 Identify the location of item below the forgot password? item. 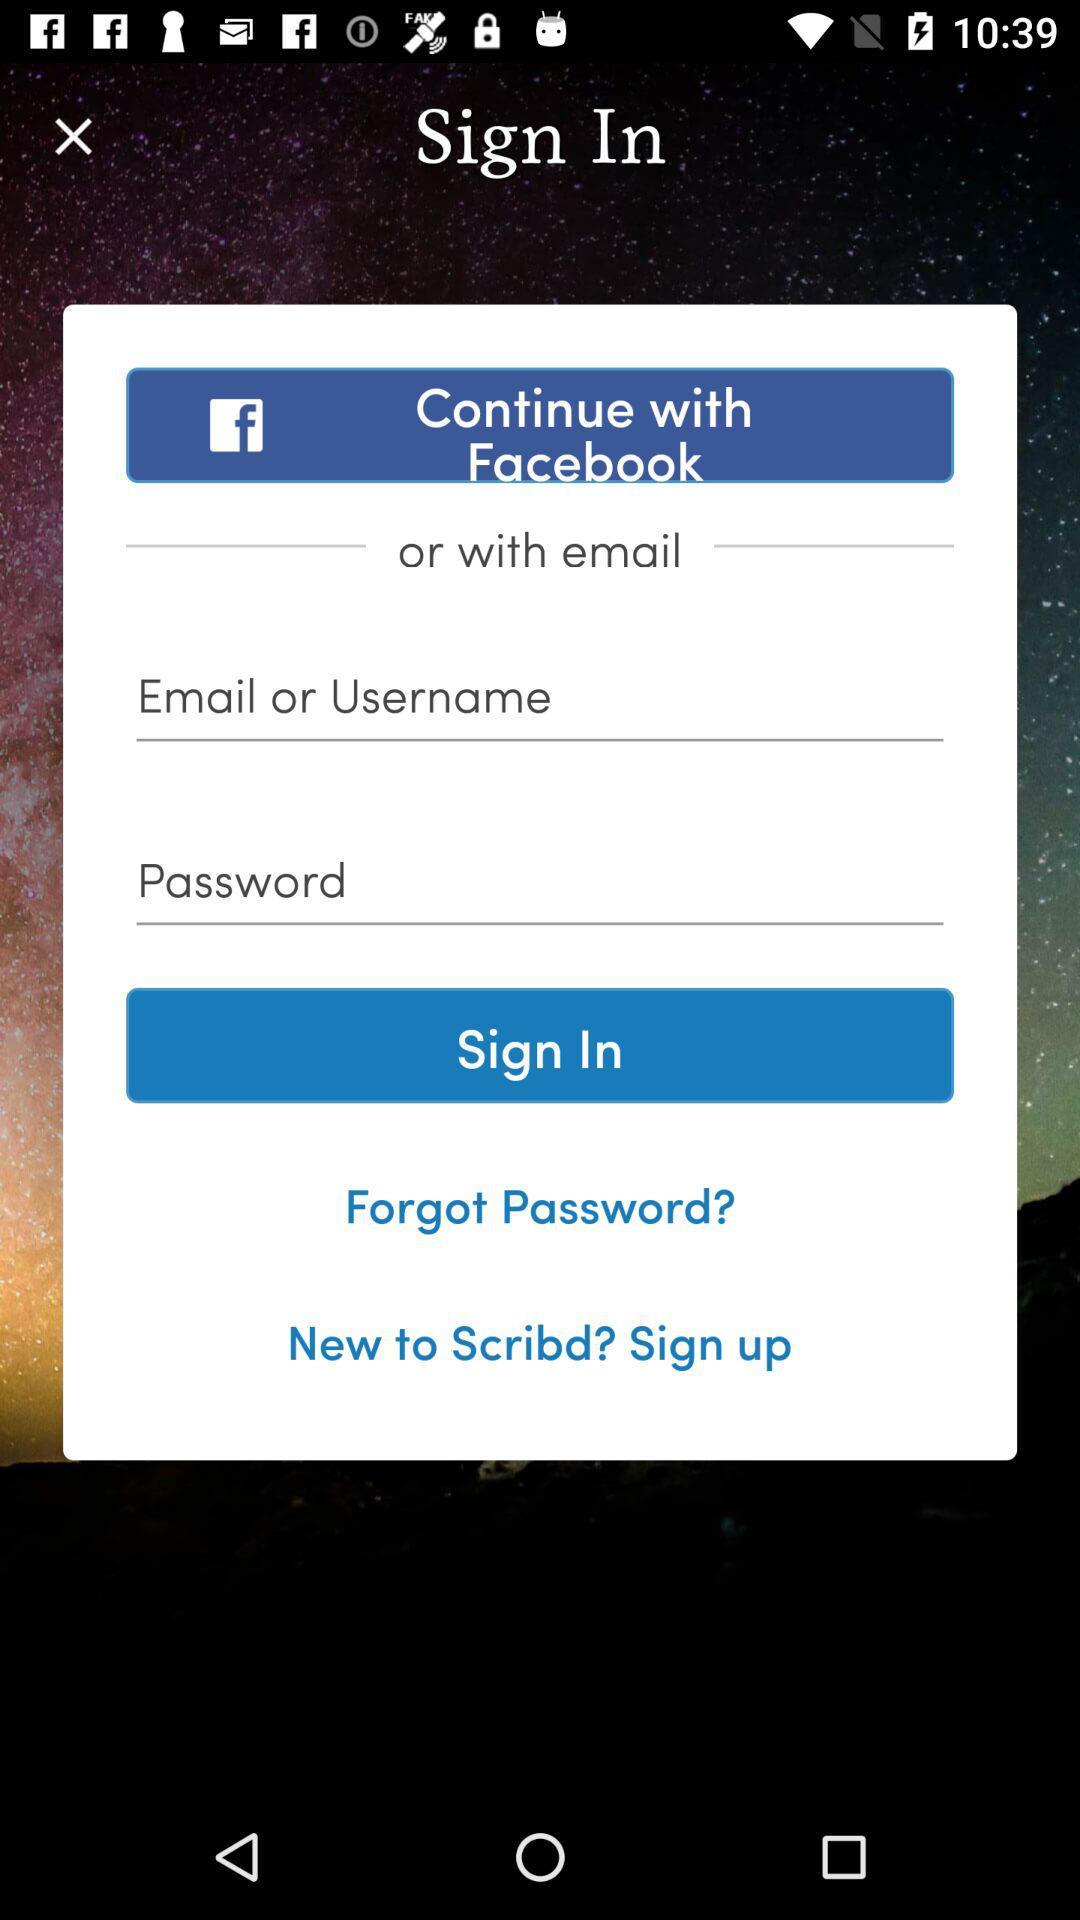
(538, 1339).